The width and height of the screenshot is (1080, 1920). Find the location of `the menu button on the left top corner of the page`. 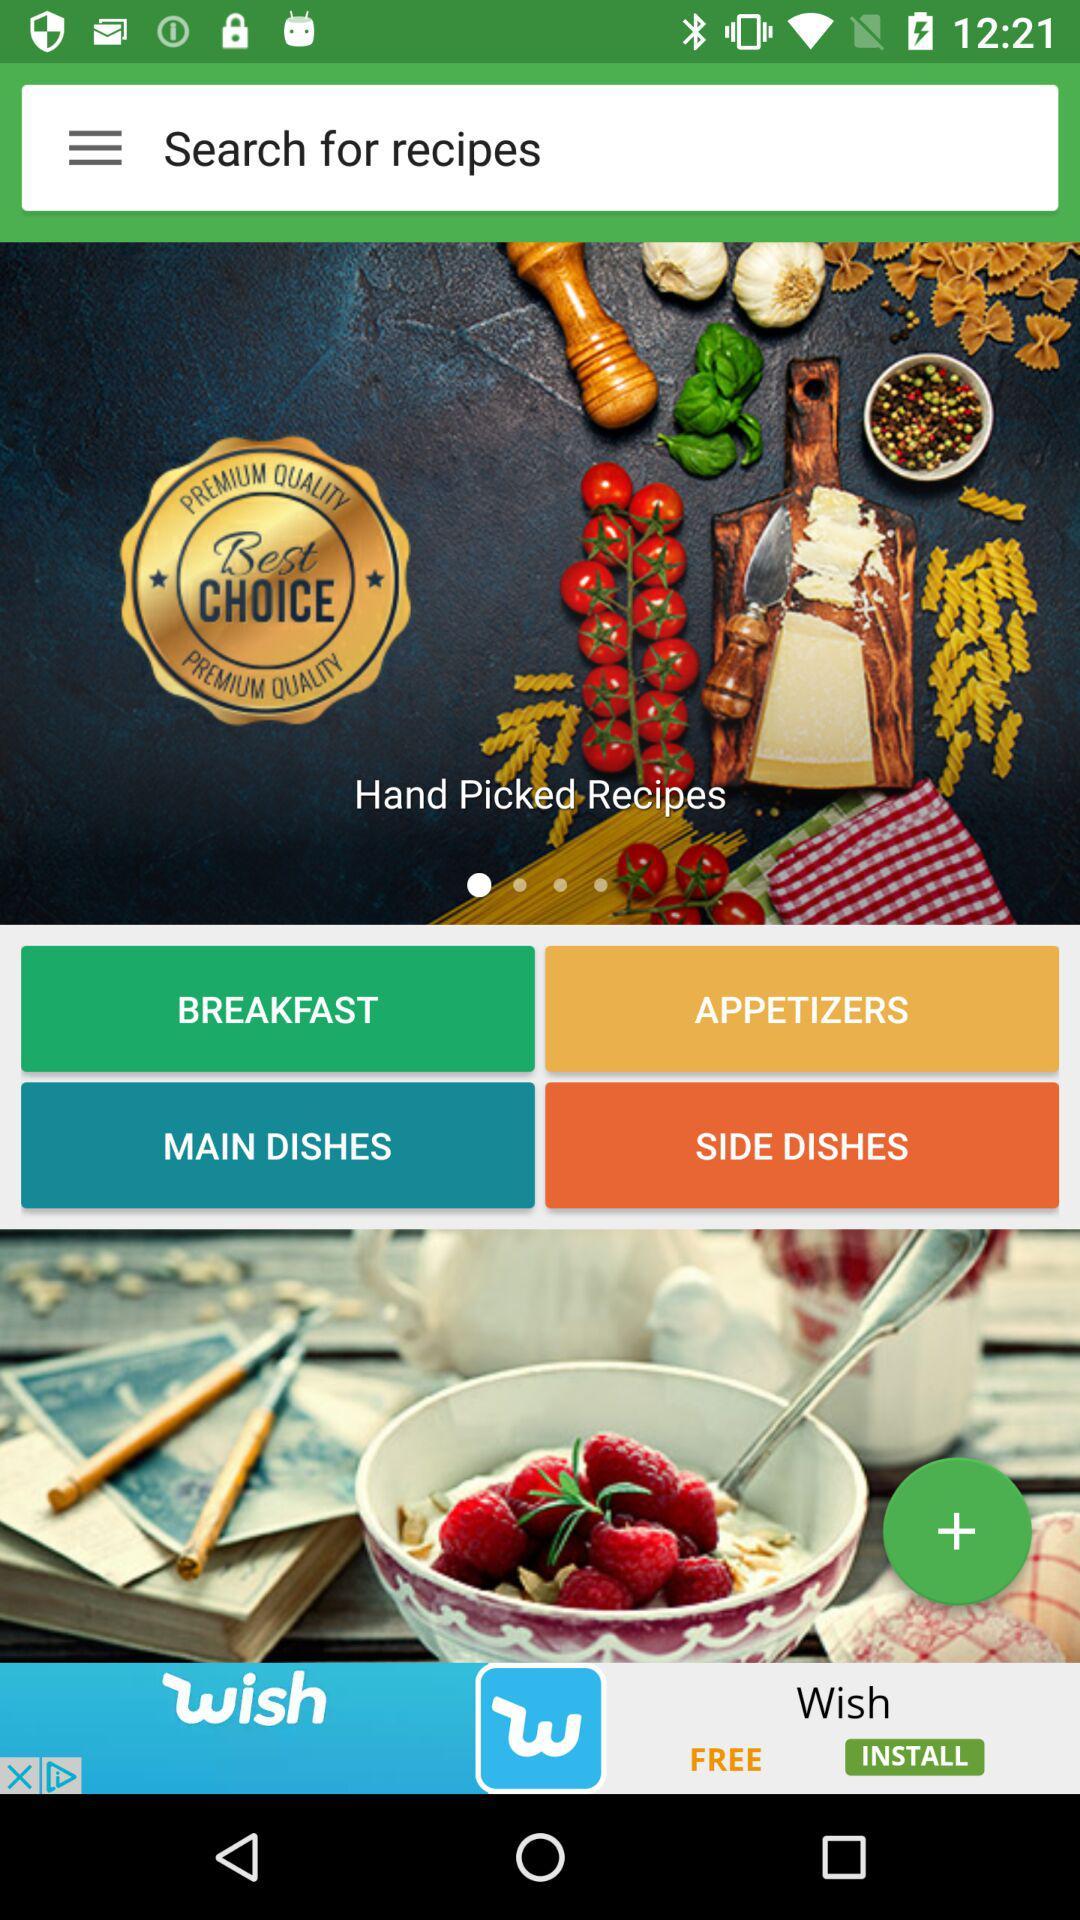

the menu button on the left top corner of the page is located at coordinates (95, 146).